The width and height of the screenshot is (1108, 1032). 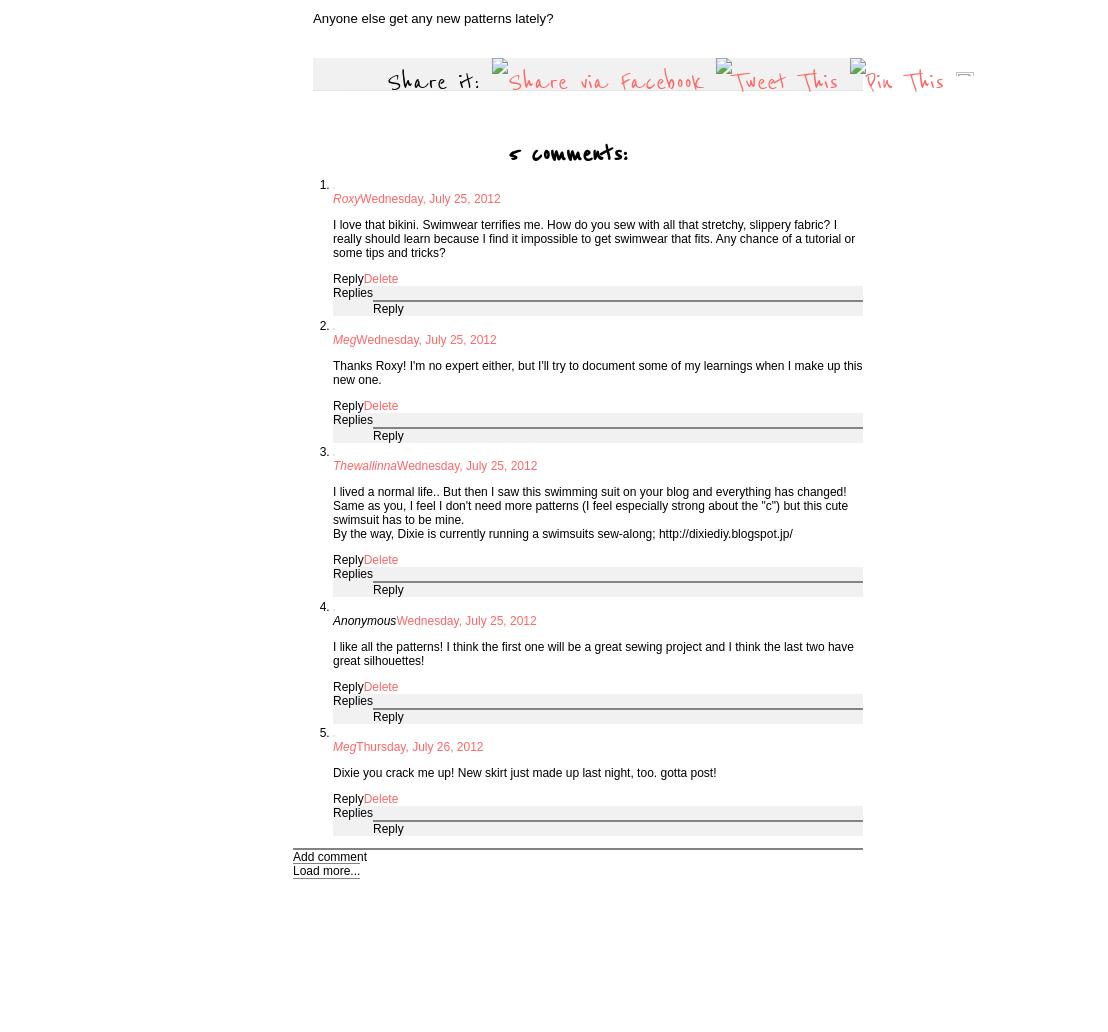 I want to click on 'I love that bikini. Swimwear terrifies me. How do you sew with all that stretchy, slippery fabric? I really should learn because I find it impossible to get swimwear that fits. Any chance of a tutorial or some tips and tricks?', so click(x=593, y=238).